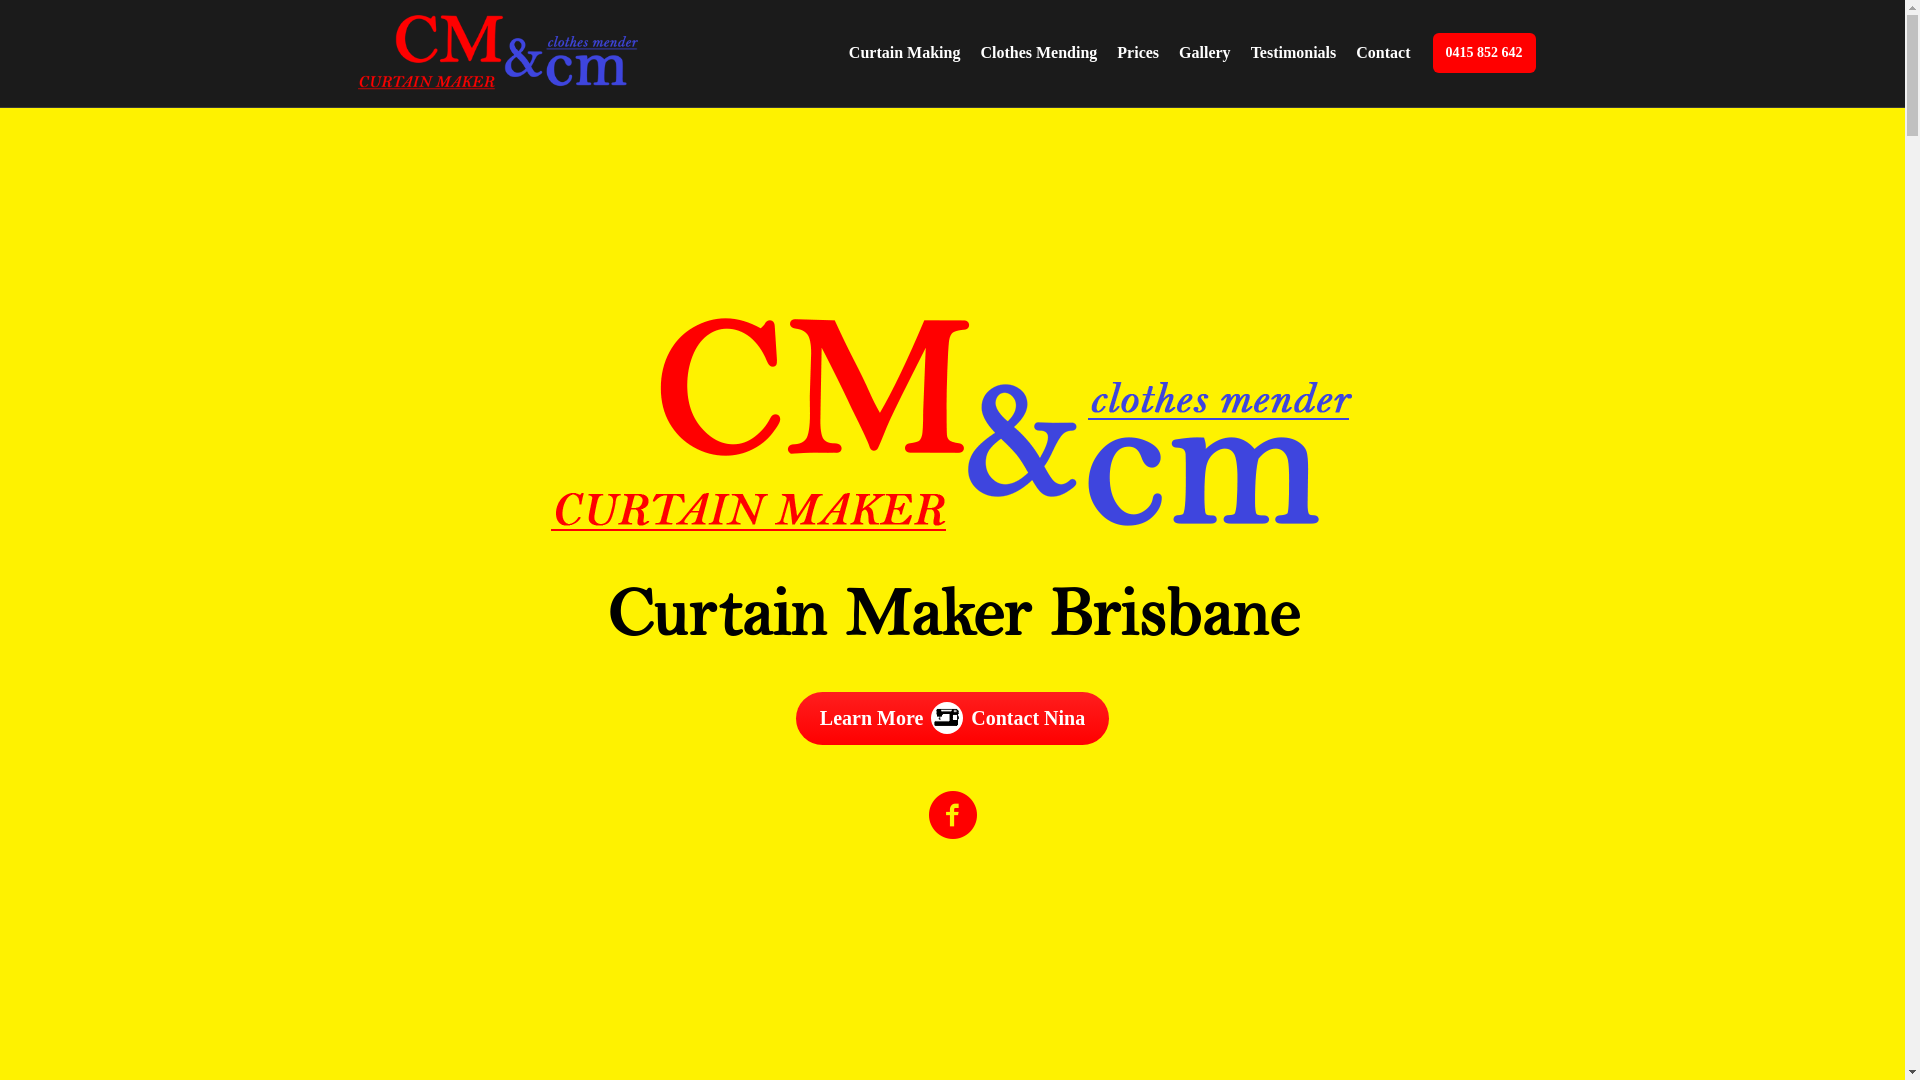  I want to click on 'Contact Nina', so click(1027, 717).